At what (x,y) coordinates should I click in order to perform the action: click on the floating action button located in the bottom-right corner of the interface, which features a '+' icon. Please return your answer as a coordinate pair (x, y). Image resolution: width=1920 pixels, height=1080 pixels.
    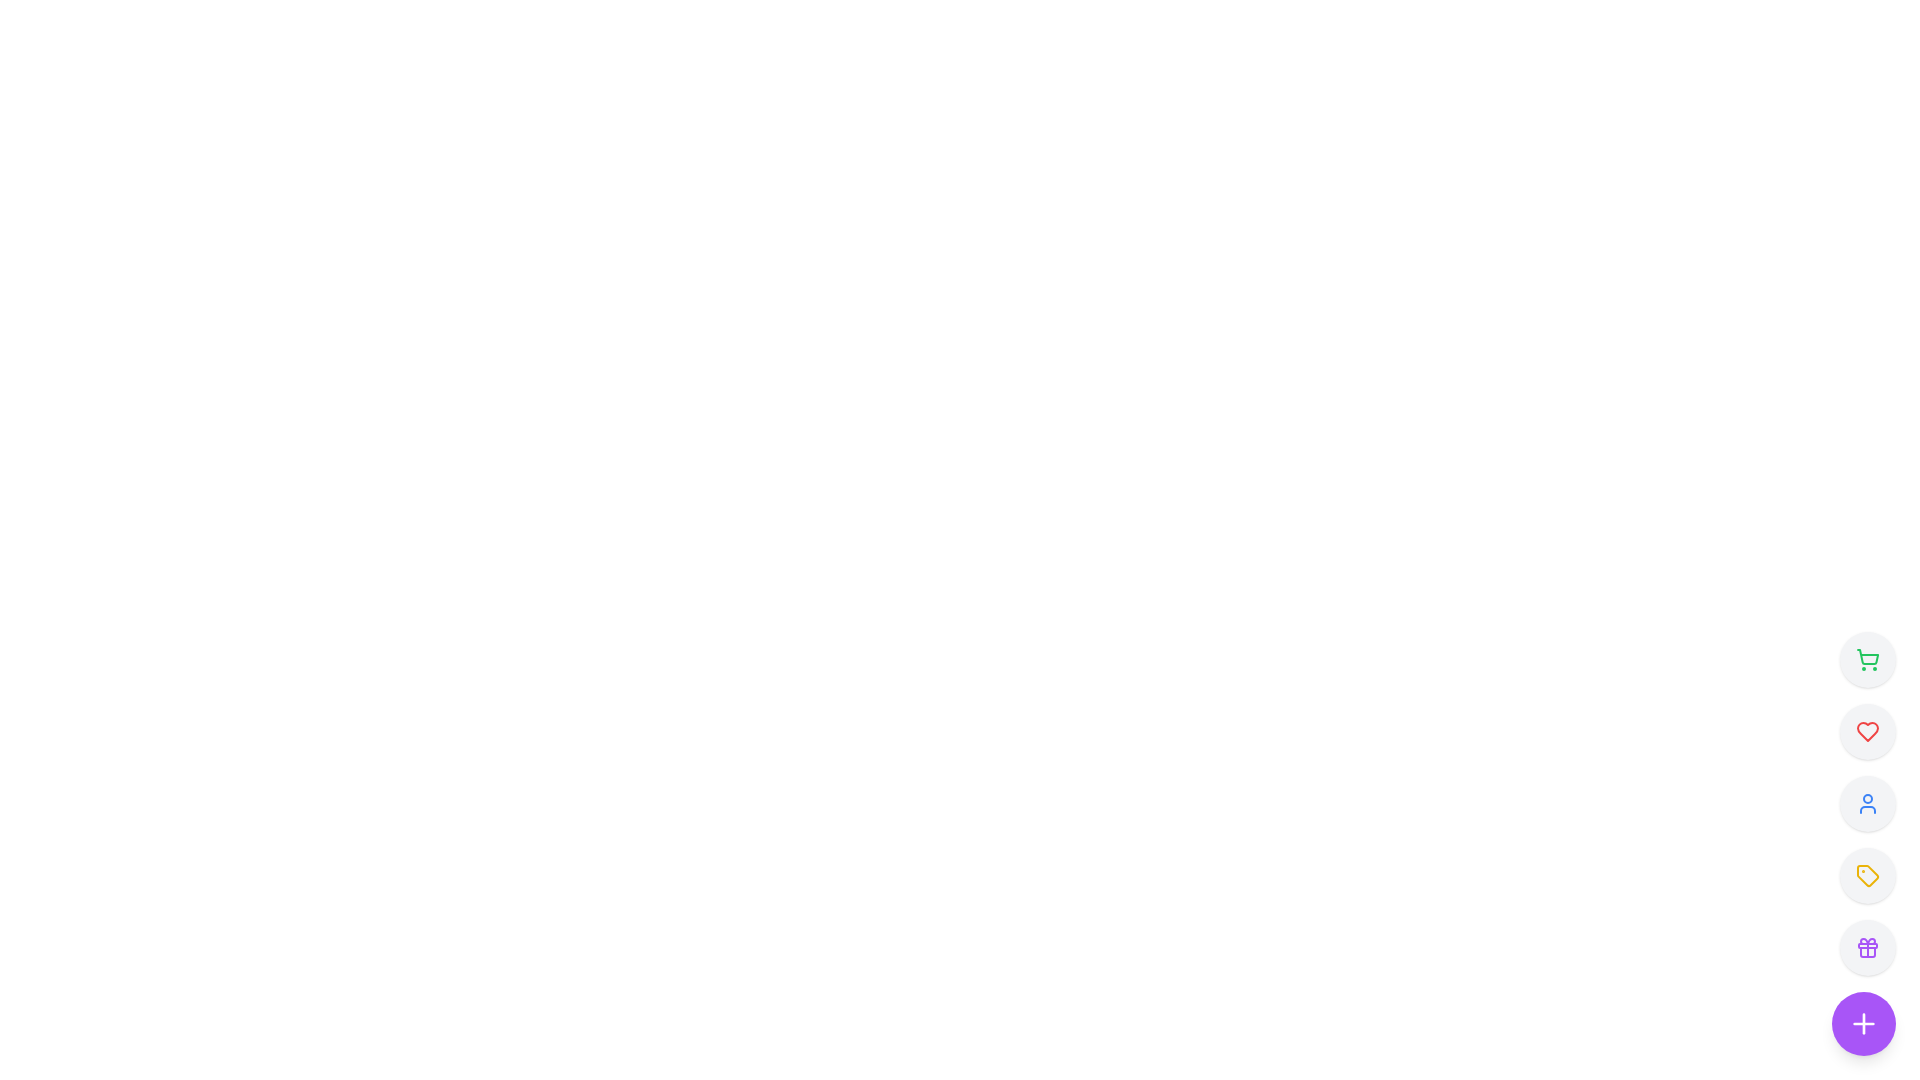
    Looking at the image, I should click on (1862, 1023).